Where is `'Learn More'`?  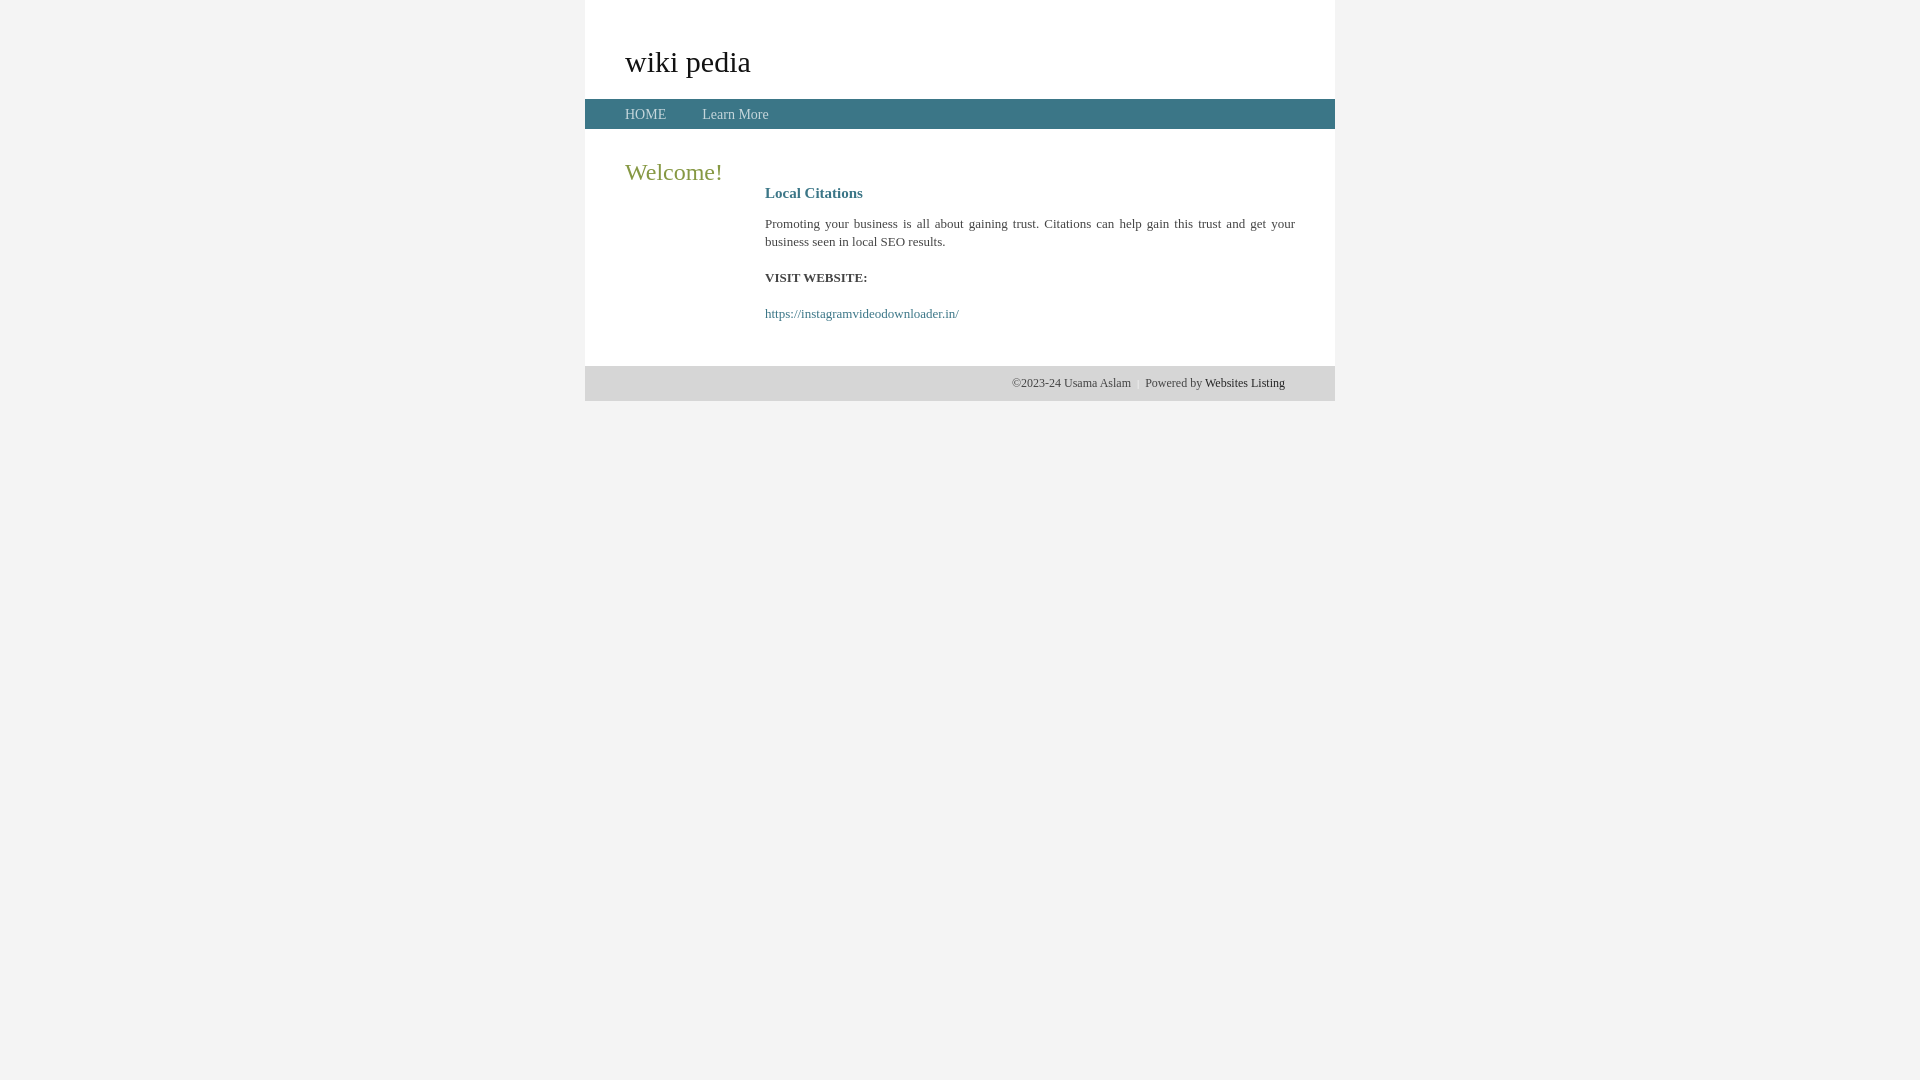
'Learn More' is located at coordinates (733, 114).